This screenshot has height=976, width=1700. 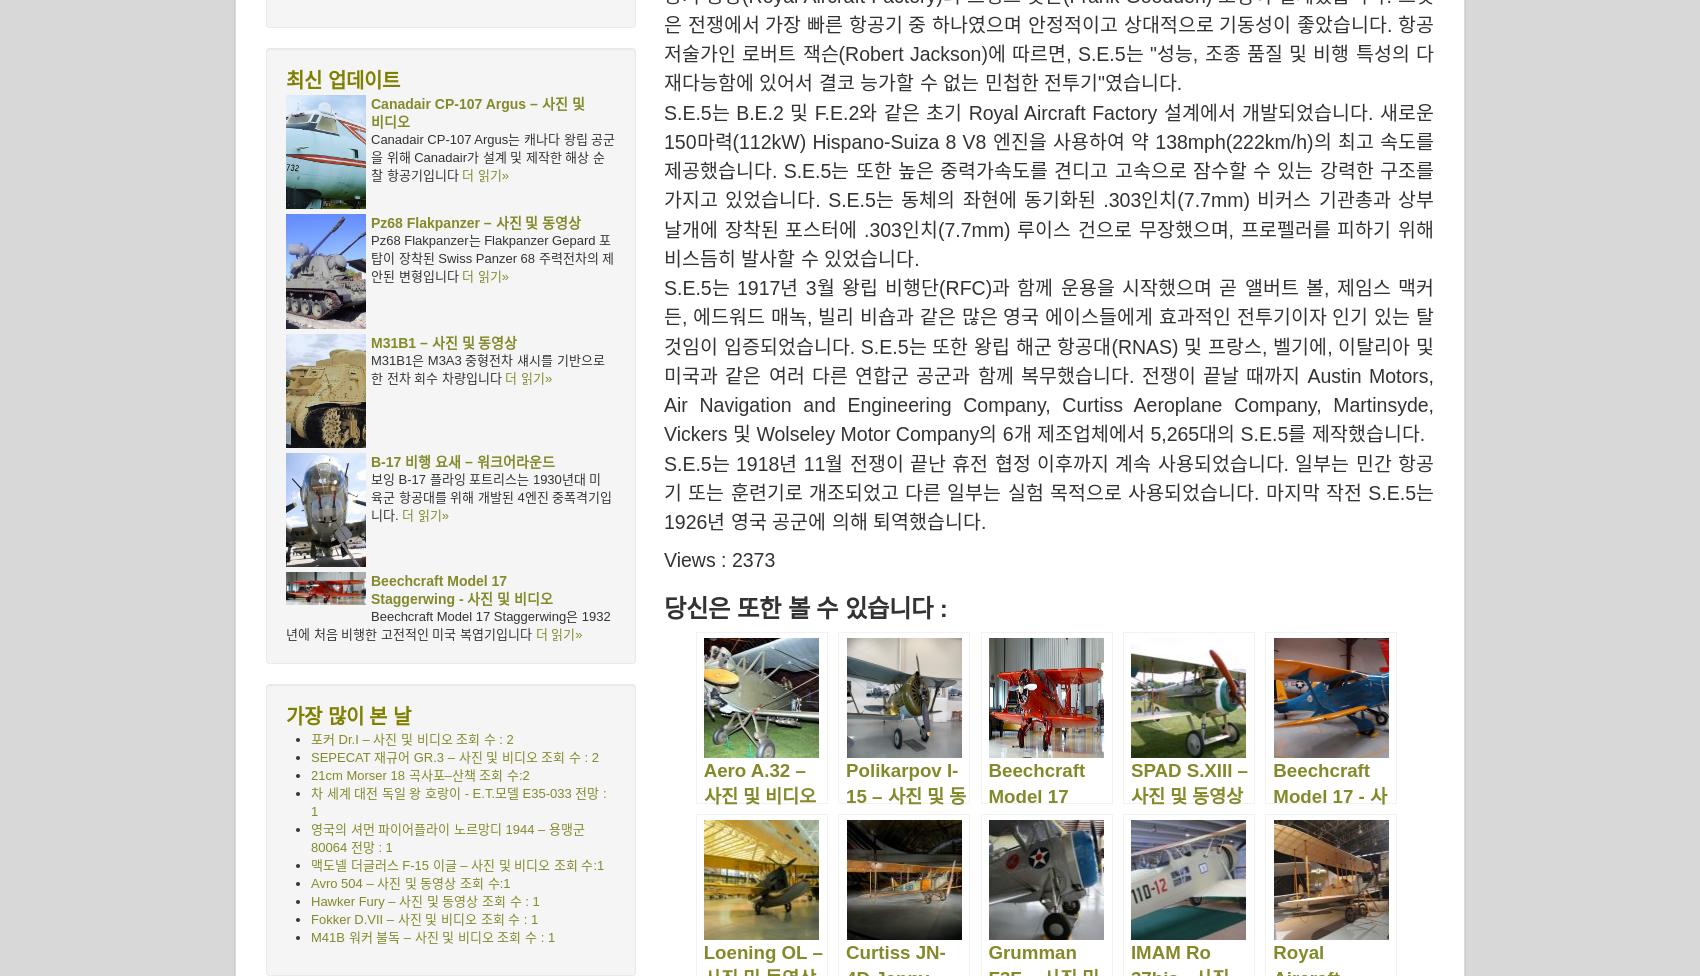 What do you see at coordinates (1048, 492) in the screenshot?
I see `'S.E.5는 1918년 11월 전쟁이 끝난 휴전 협정 이후까지 계속 사용되었습니다. 일부는 민간 항공기 또는 훈련기로 개조되었고 다른 일부는 실험 목적으로 사용되었습니다. 마지막 작전 S.E.5는 1926년 영국 공군에 의해 퇴역했습니다.'` at bounding box center [1048, 492].